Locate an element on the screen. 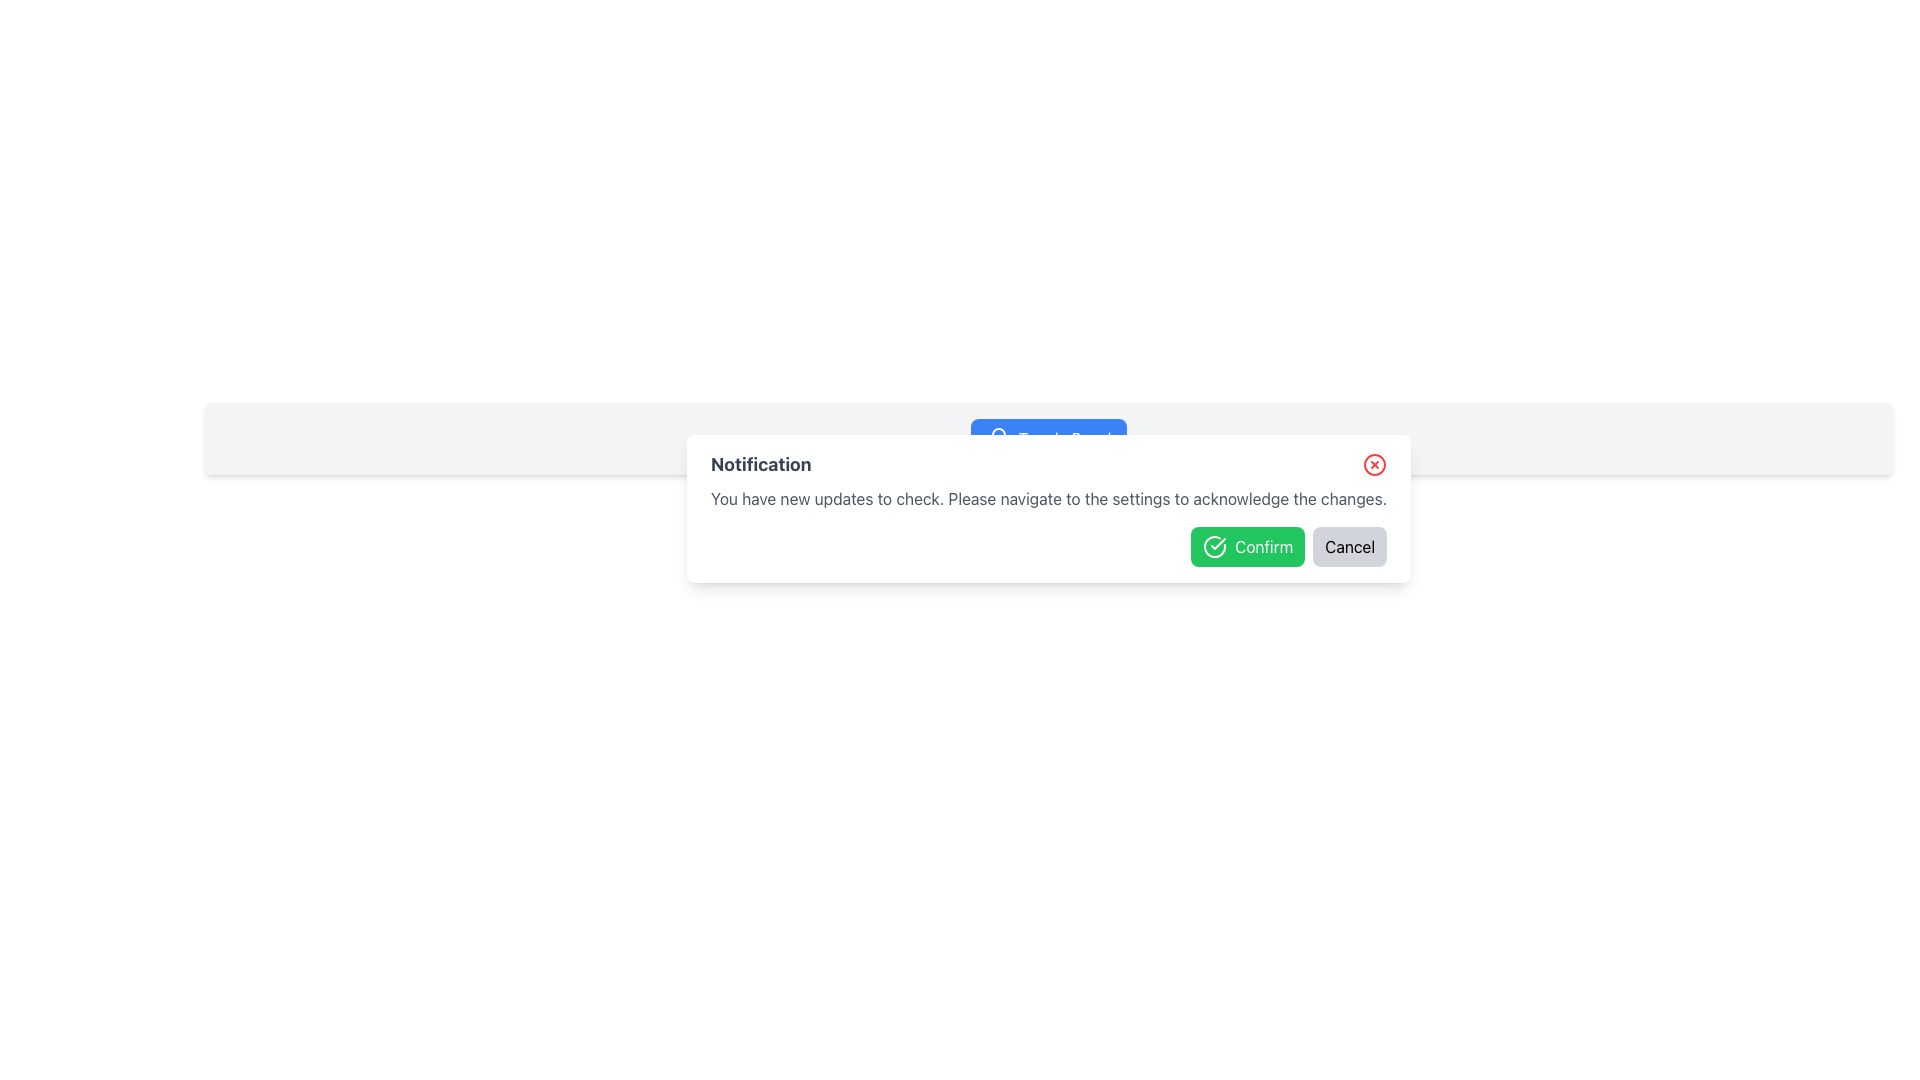  the cancel button located at the rightmost position in the notification card to change its background color is located at coordinates (1350, 547).